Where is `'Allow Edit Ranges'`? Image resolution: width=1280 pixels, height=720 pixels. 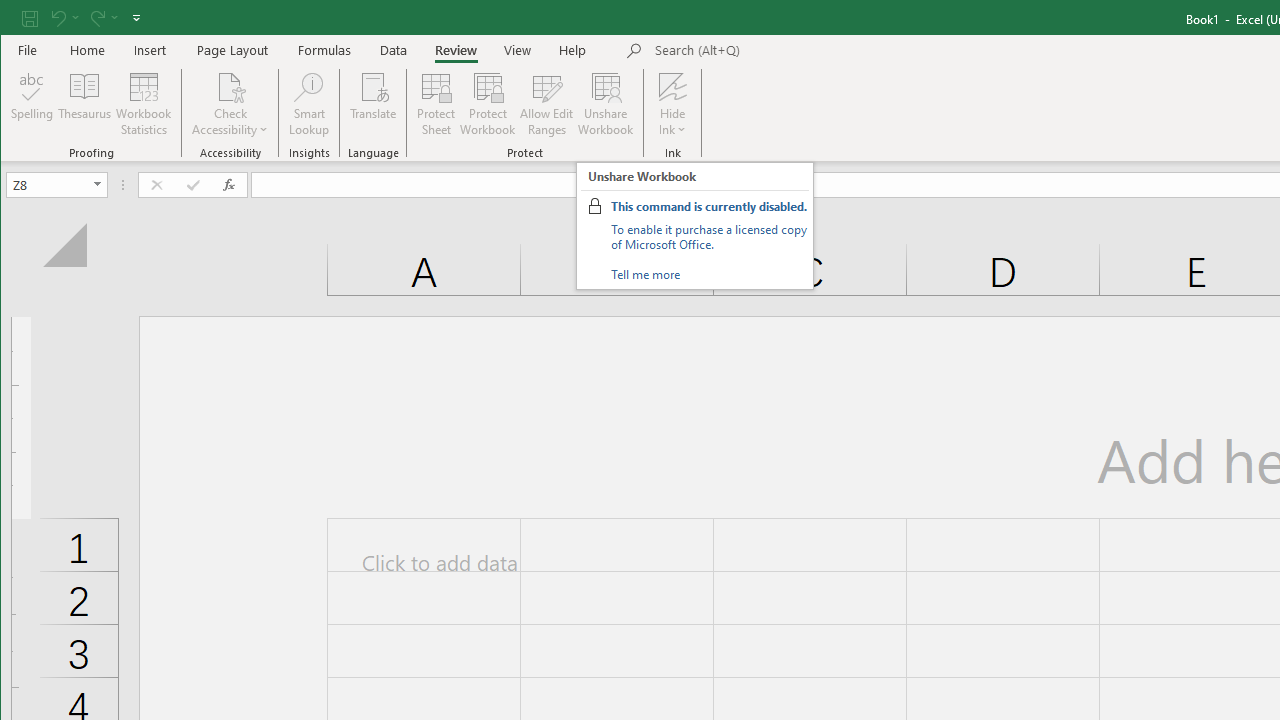 'Allow Edit Ranges' is located at coordinates (547, 104).